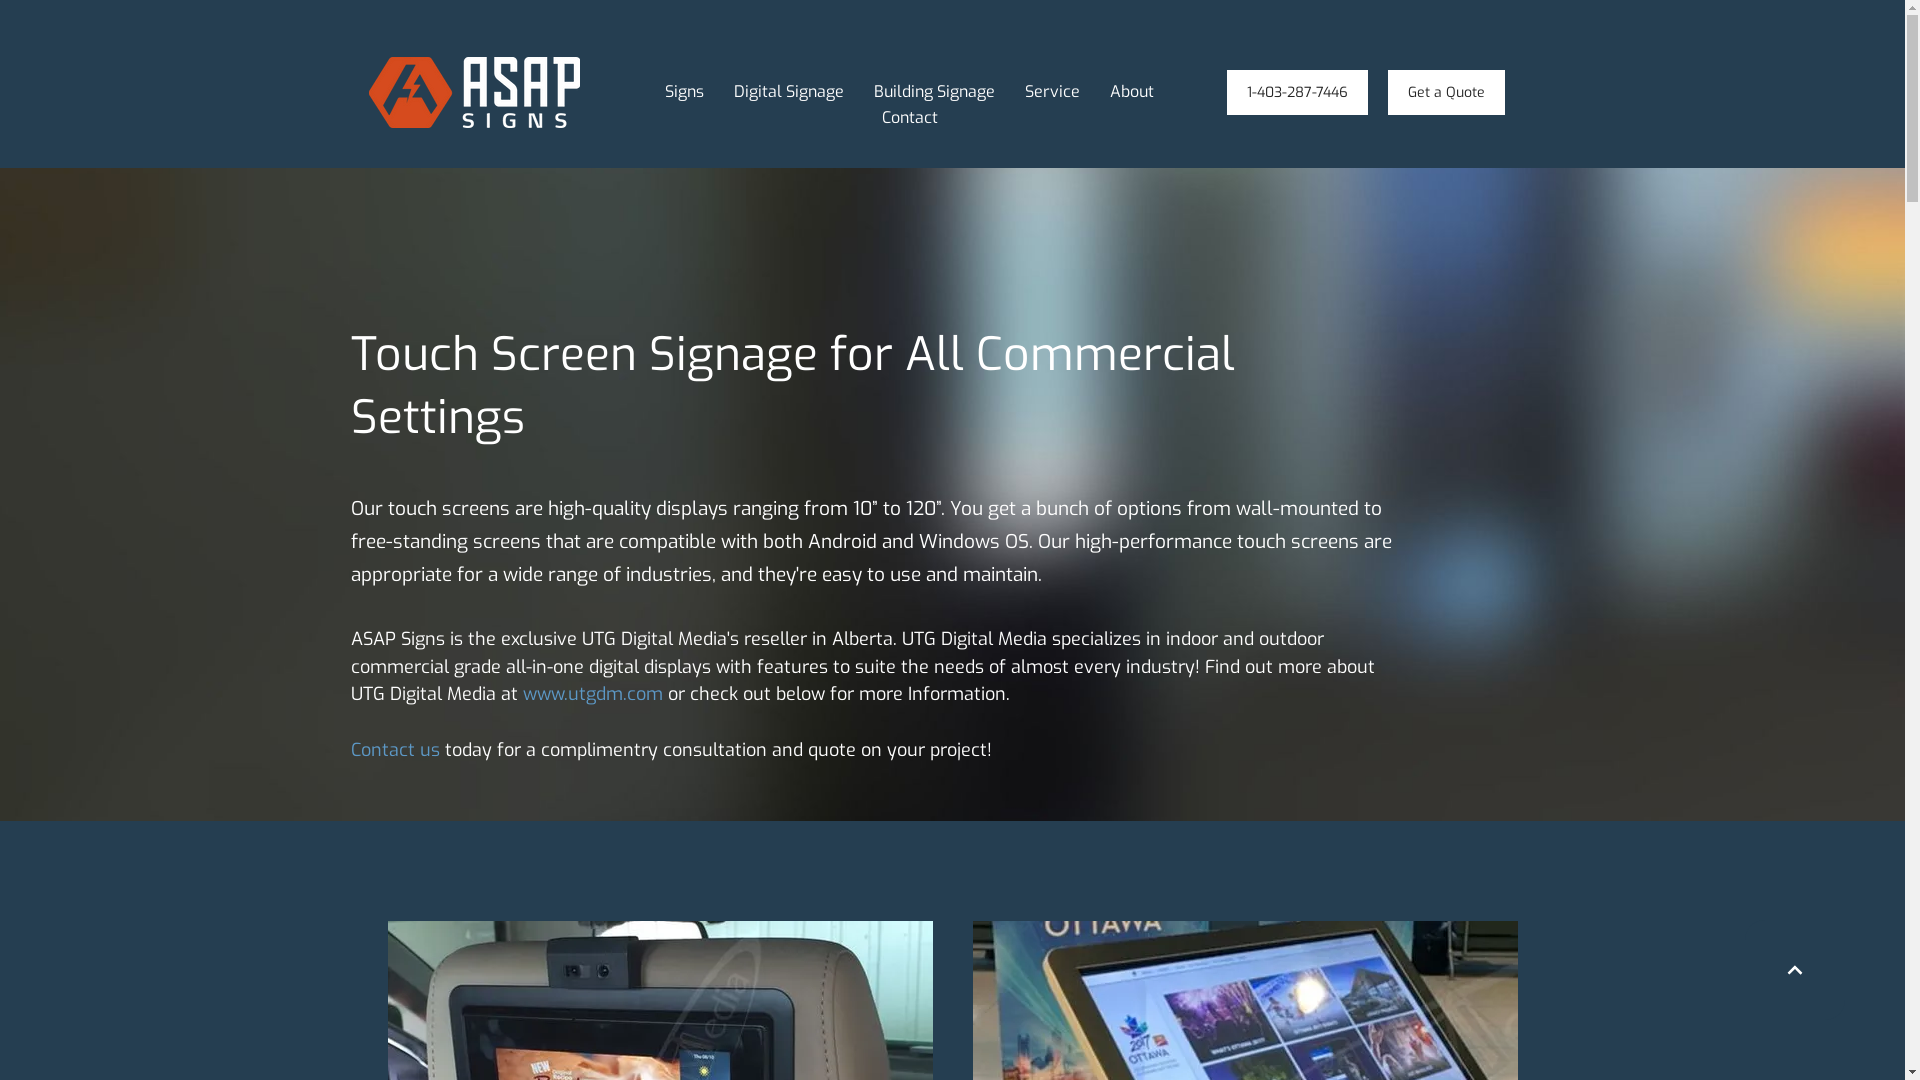  What do you see at coordinates (684, 92) in the screenshot?
I see `'Signs'` at bounding box center [684, 92].